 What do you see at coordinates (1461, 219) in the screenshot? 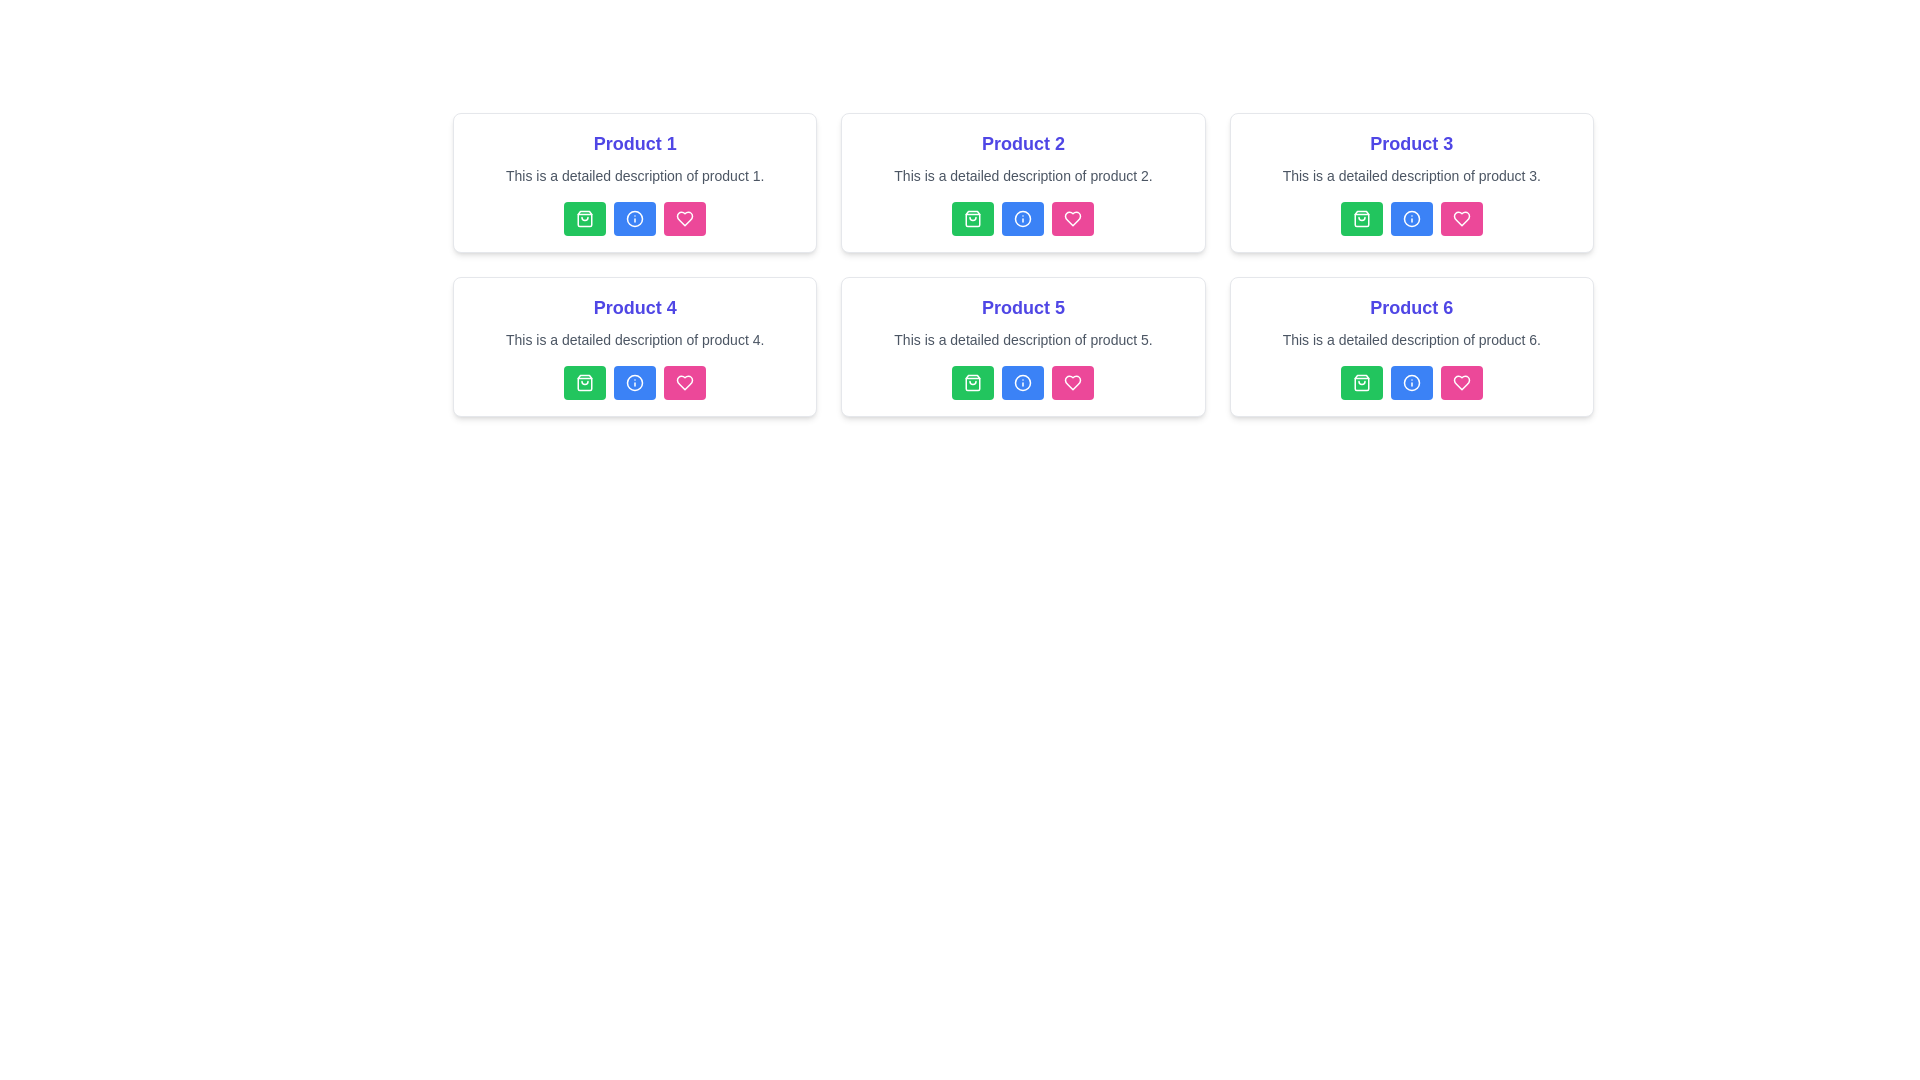
I see `the heart-shaped icon (pink color fill) located in the bottom row of icons below 'Product 6'` at bounding box center [1461, 219].